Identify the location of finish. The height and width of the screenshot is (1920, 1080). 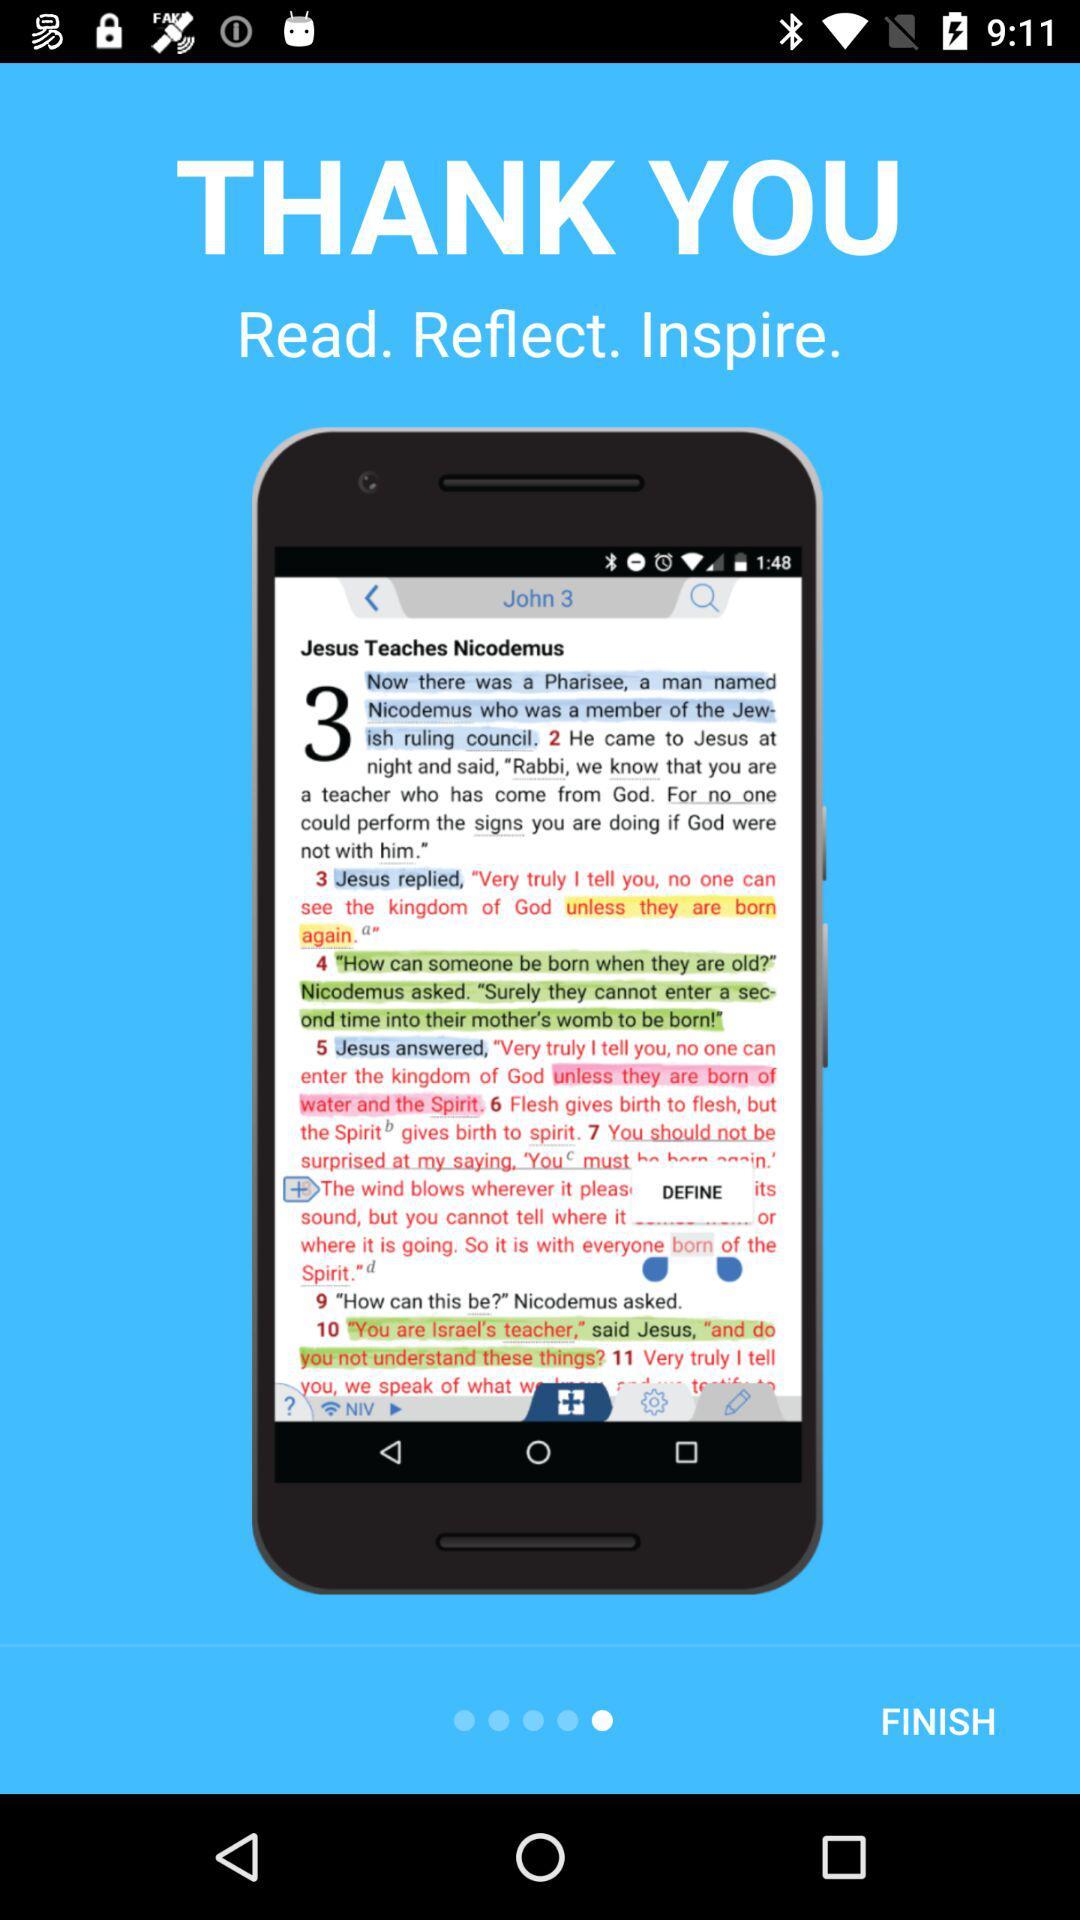
(938, 1719).